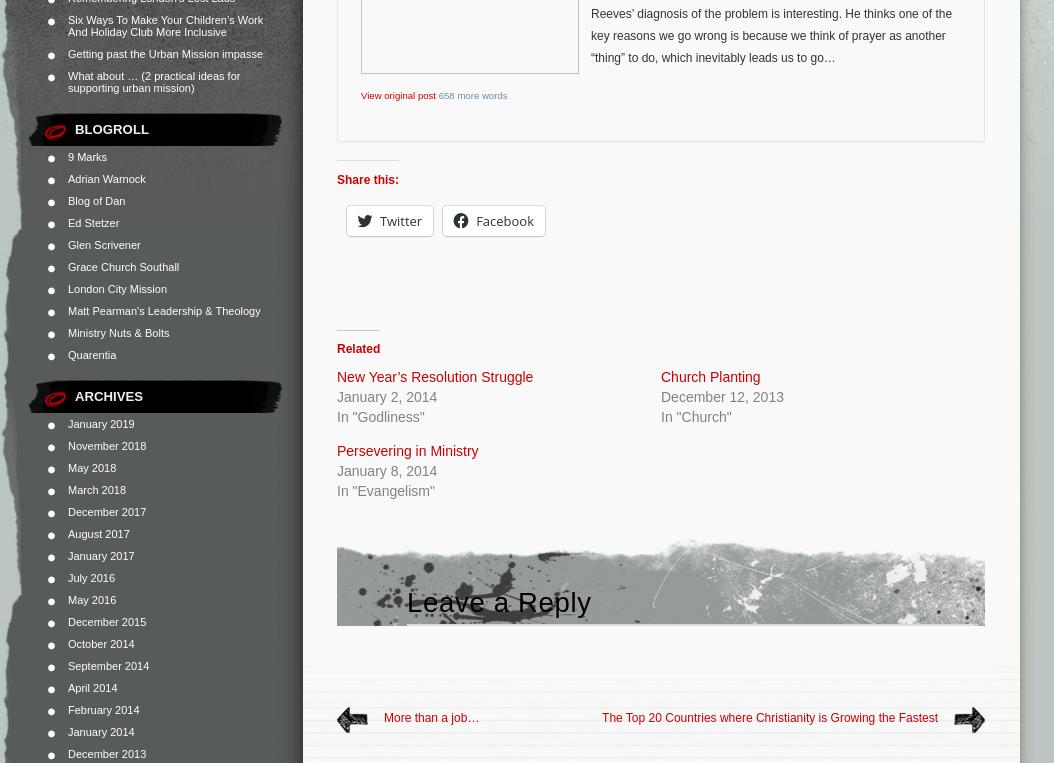  Describe the element at coordinates (108, 395) in the screenshot. I see `'Archives'` at that location.